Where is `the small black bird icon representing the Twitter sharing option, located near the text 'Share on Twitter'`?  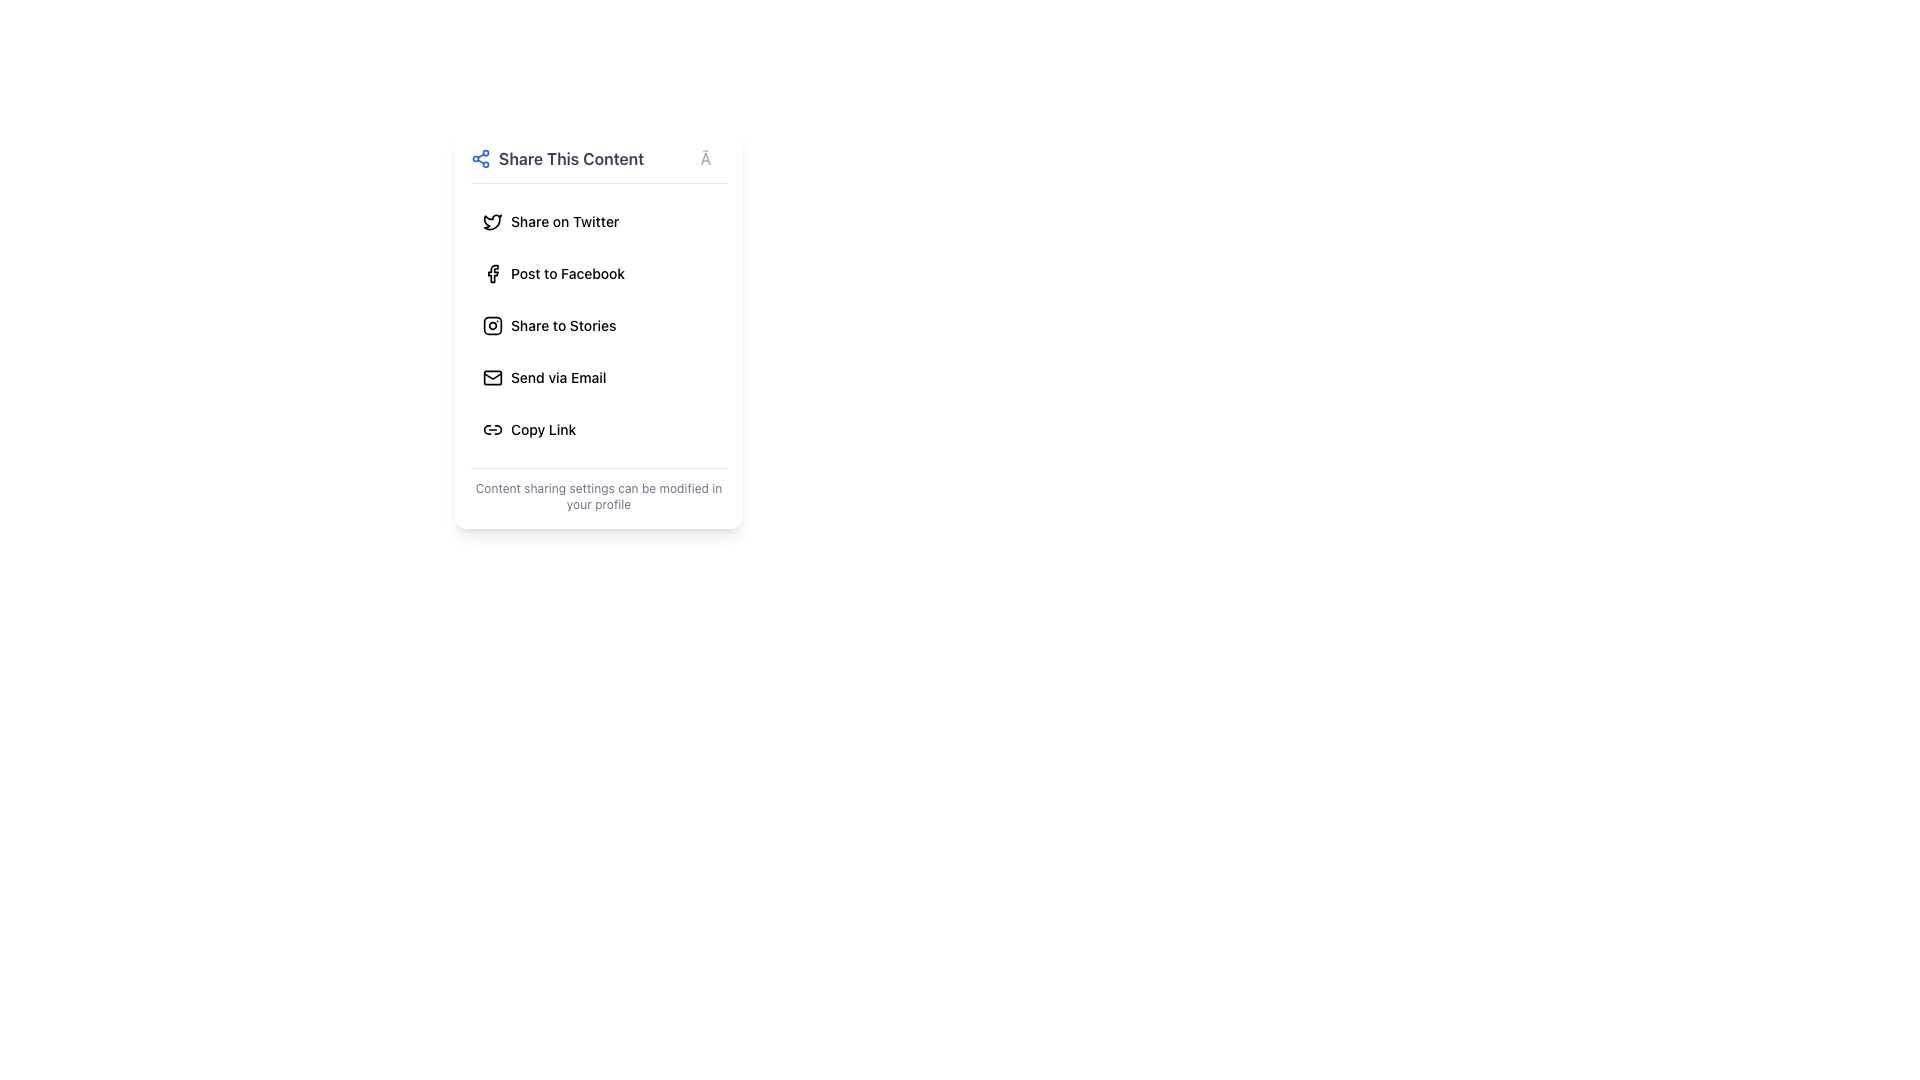
the small black bird icon representing the Twitter sharing option, located near the text 'Share on Twitter' is located at coordinates (493, 222).